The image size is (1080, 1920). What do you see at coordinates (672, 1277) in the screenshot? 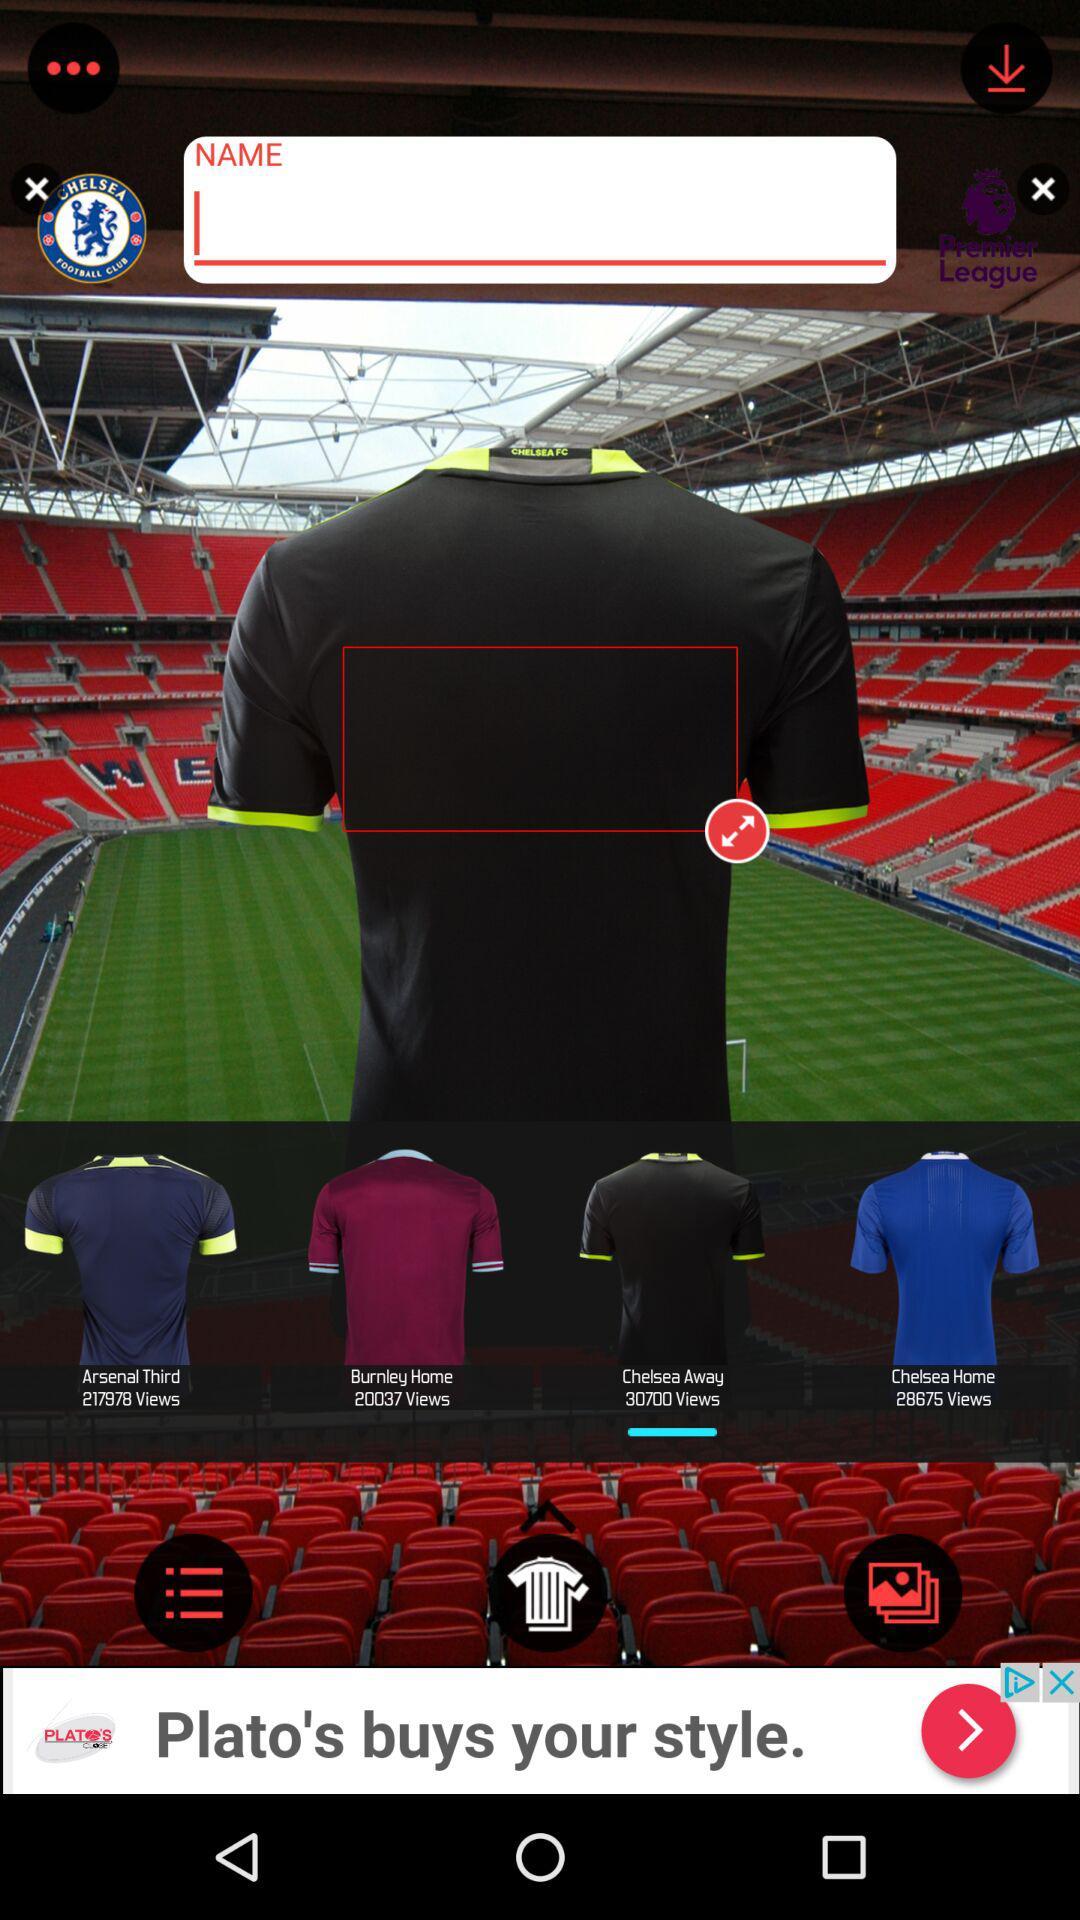
I see `option left to blue tshirt` at bounding box center [672, 1277].